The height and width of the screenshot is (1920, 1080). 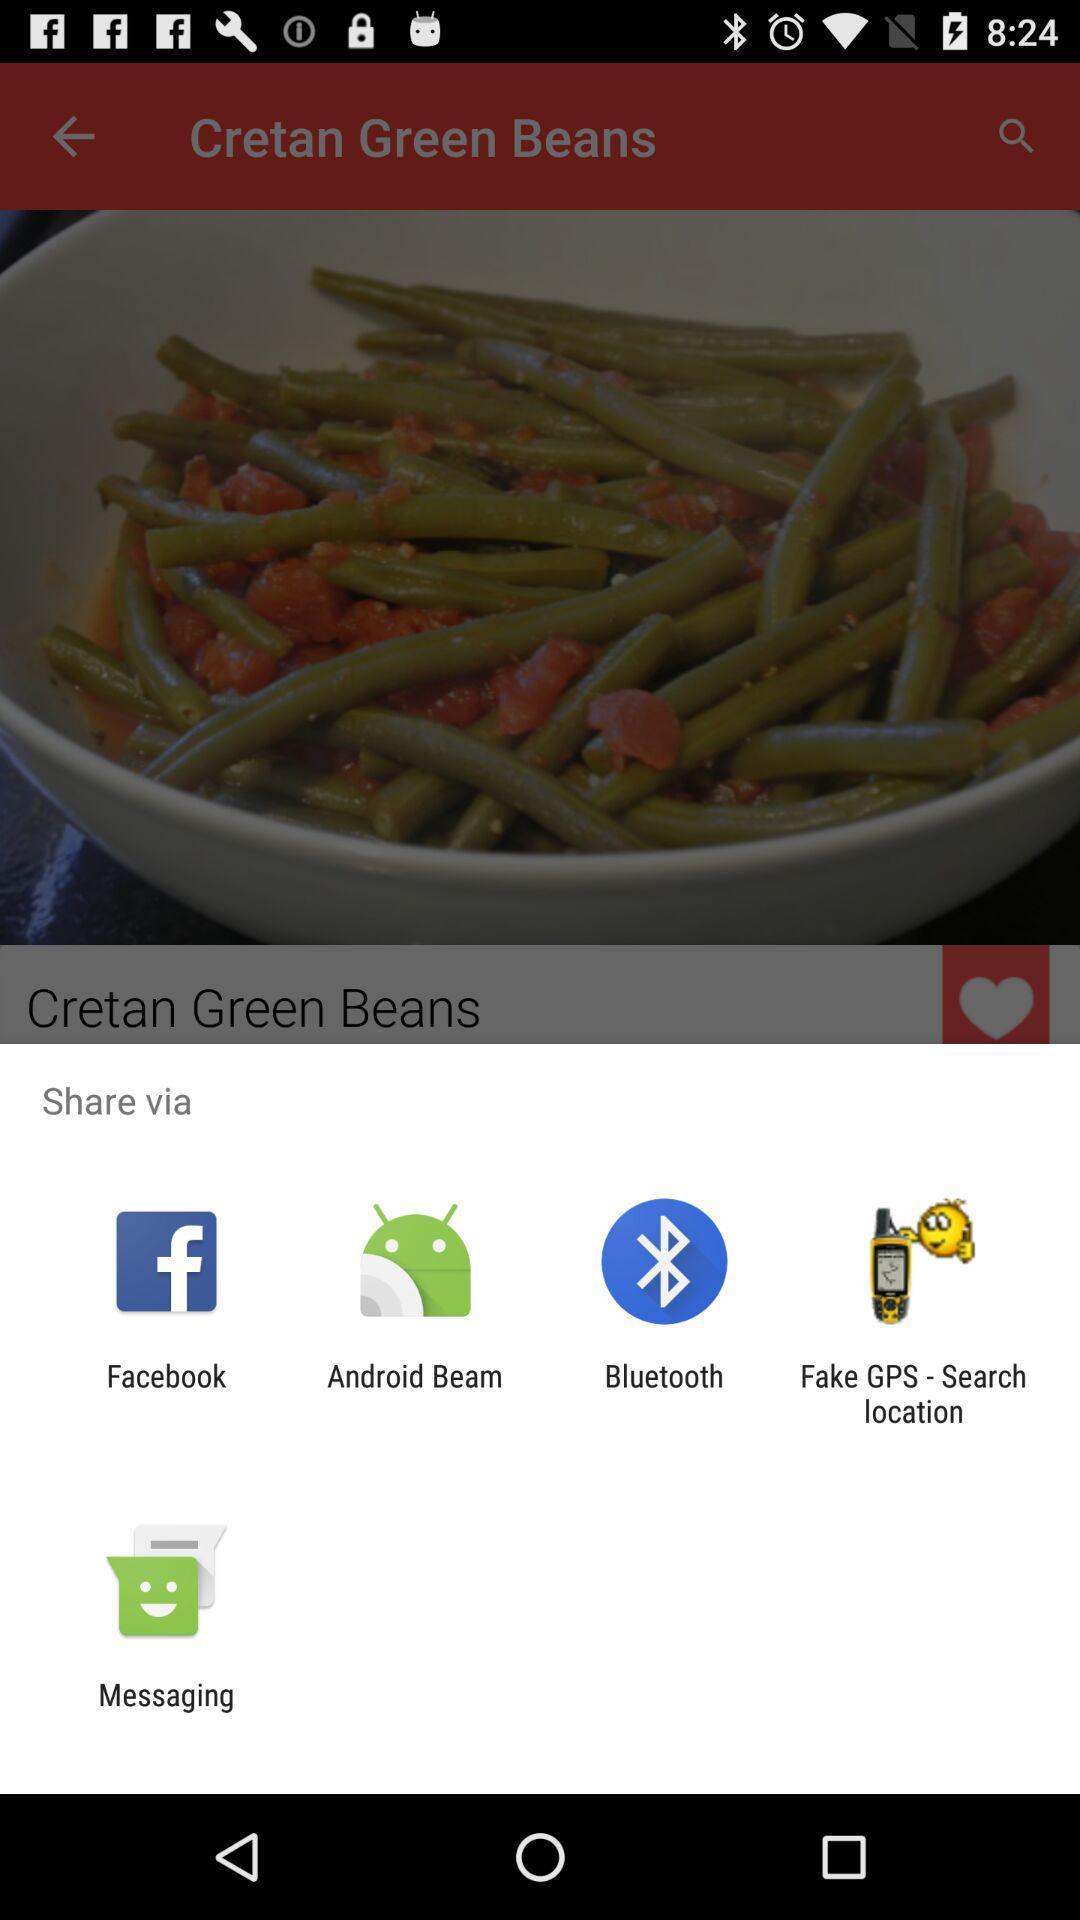 I want to click on the facebook app, so click(x=165, y=1392).